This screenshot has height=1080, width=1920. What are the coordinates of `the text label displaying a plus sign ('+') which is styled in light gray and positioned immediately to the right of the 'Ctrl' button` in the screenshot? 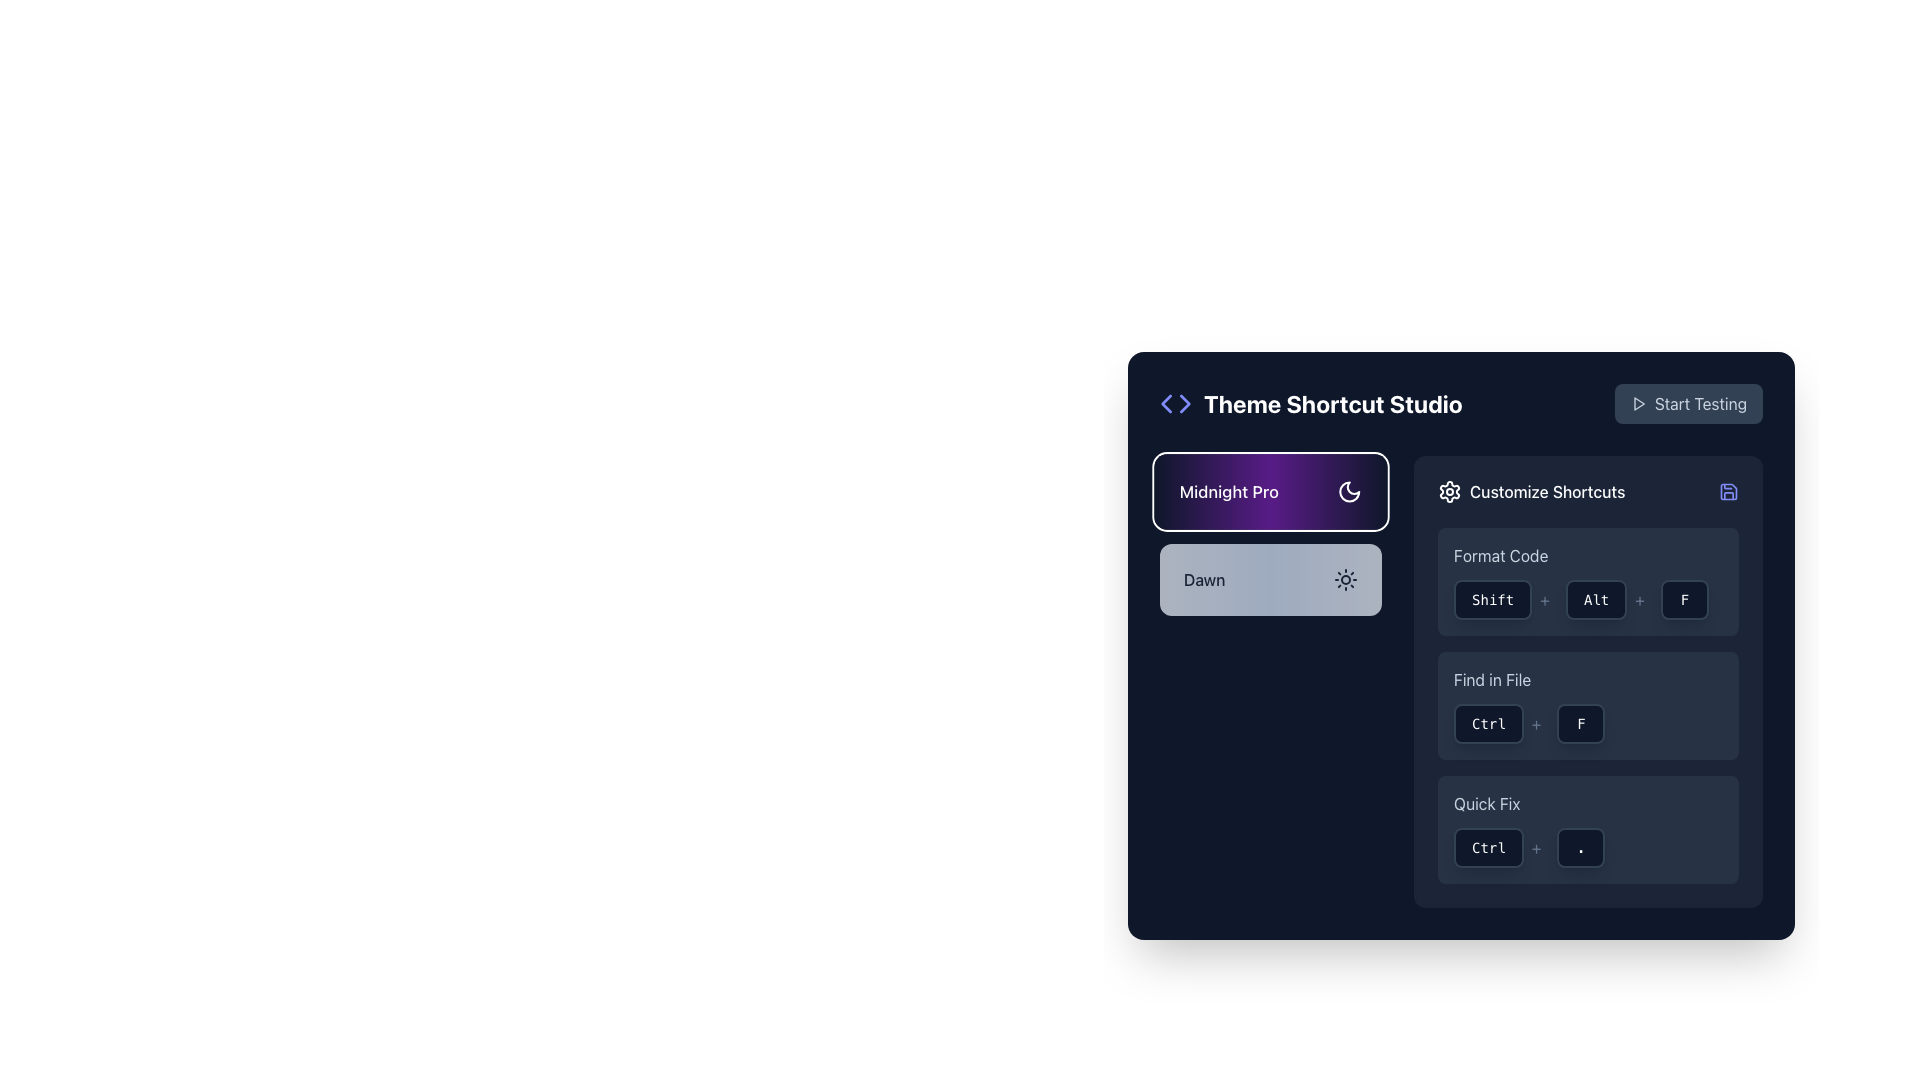 It's located at (1535, 724).